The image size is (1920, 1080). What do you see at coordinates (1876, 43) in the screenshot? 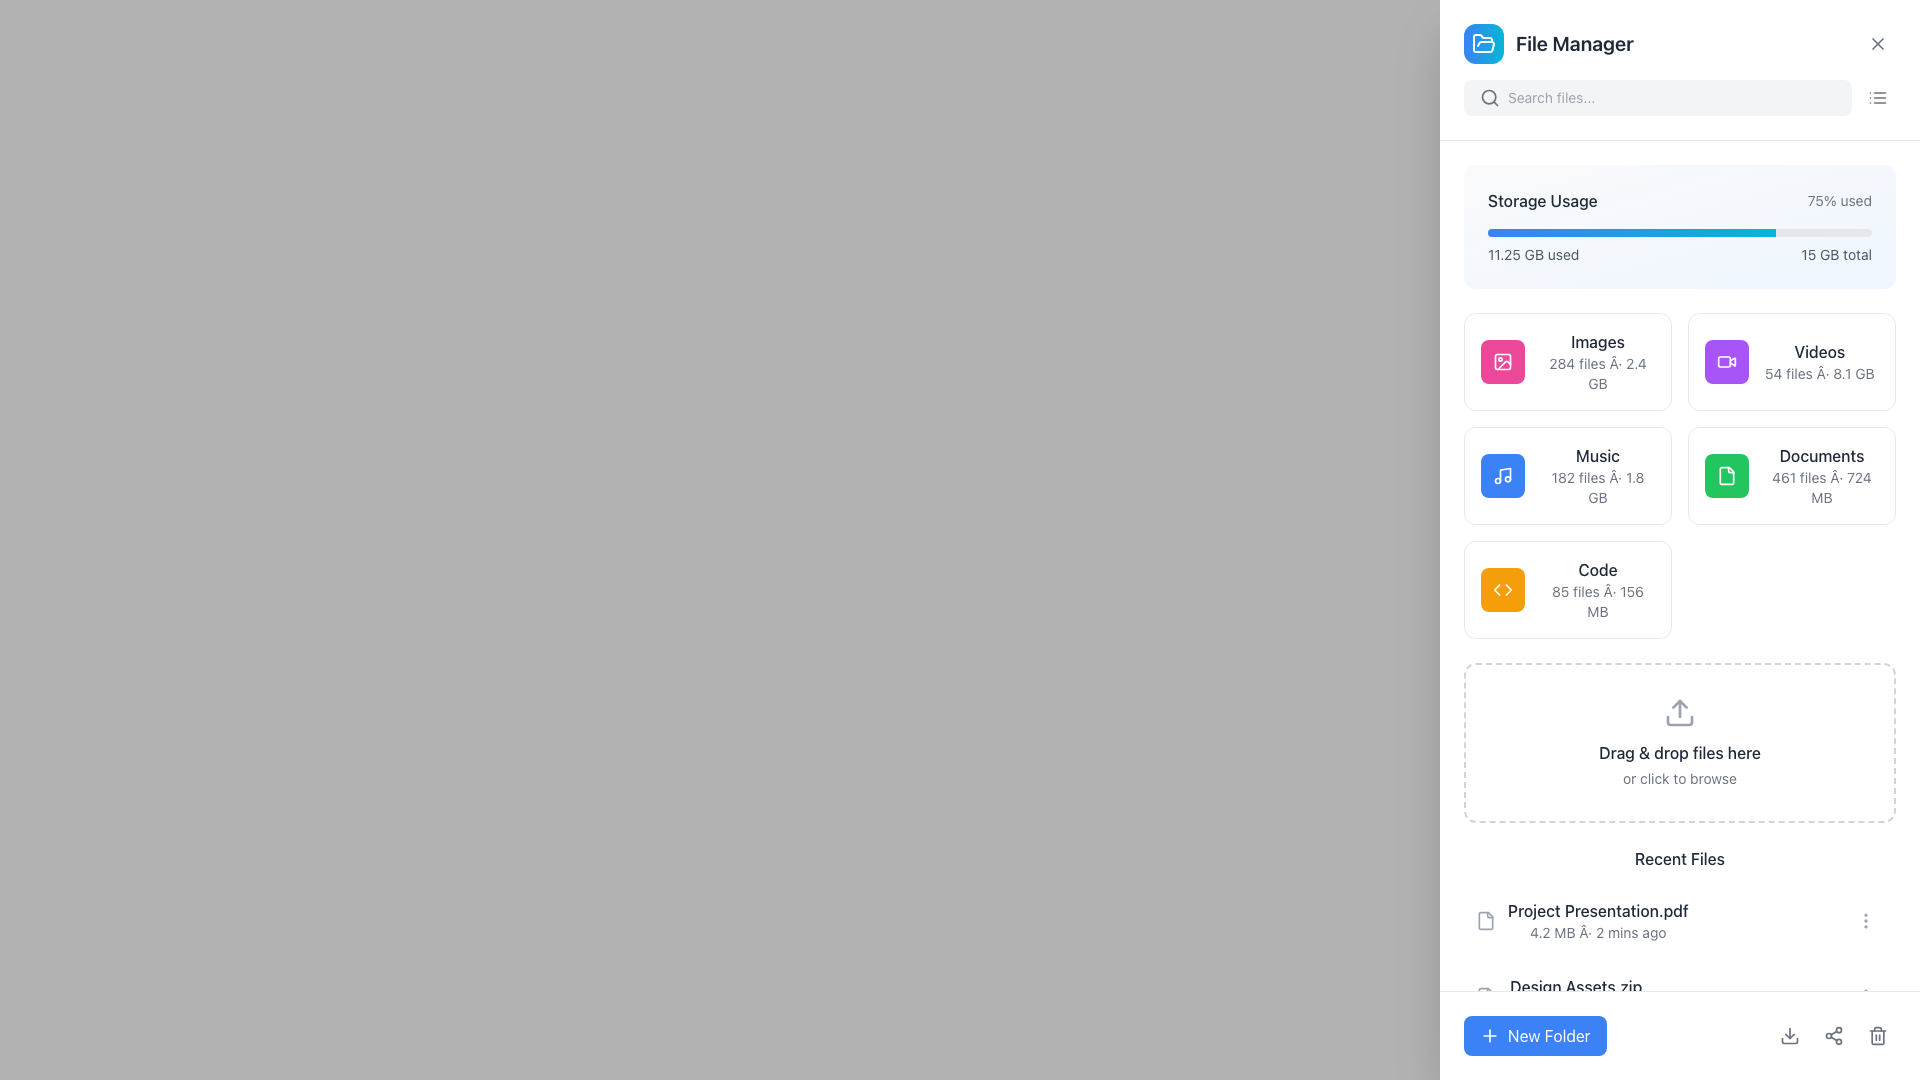
I see `the 'X' icon button located in the upper-right corner of the 'File Manager' header bar` at bounding box center [1876, 43].